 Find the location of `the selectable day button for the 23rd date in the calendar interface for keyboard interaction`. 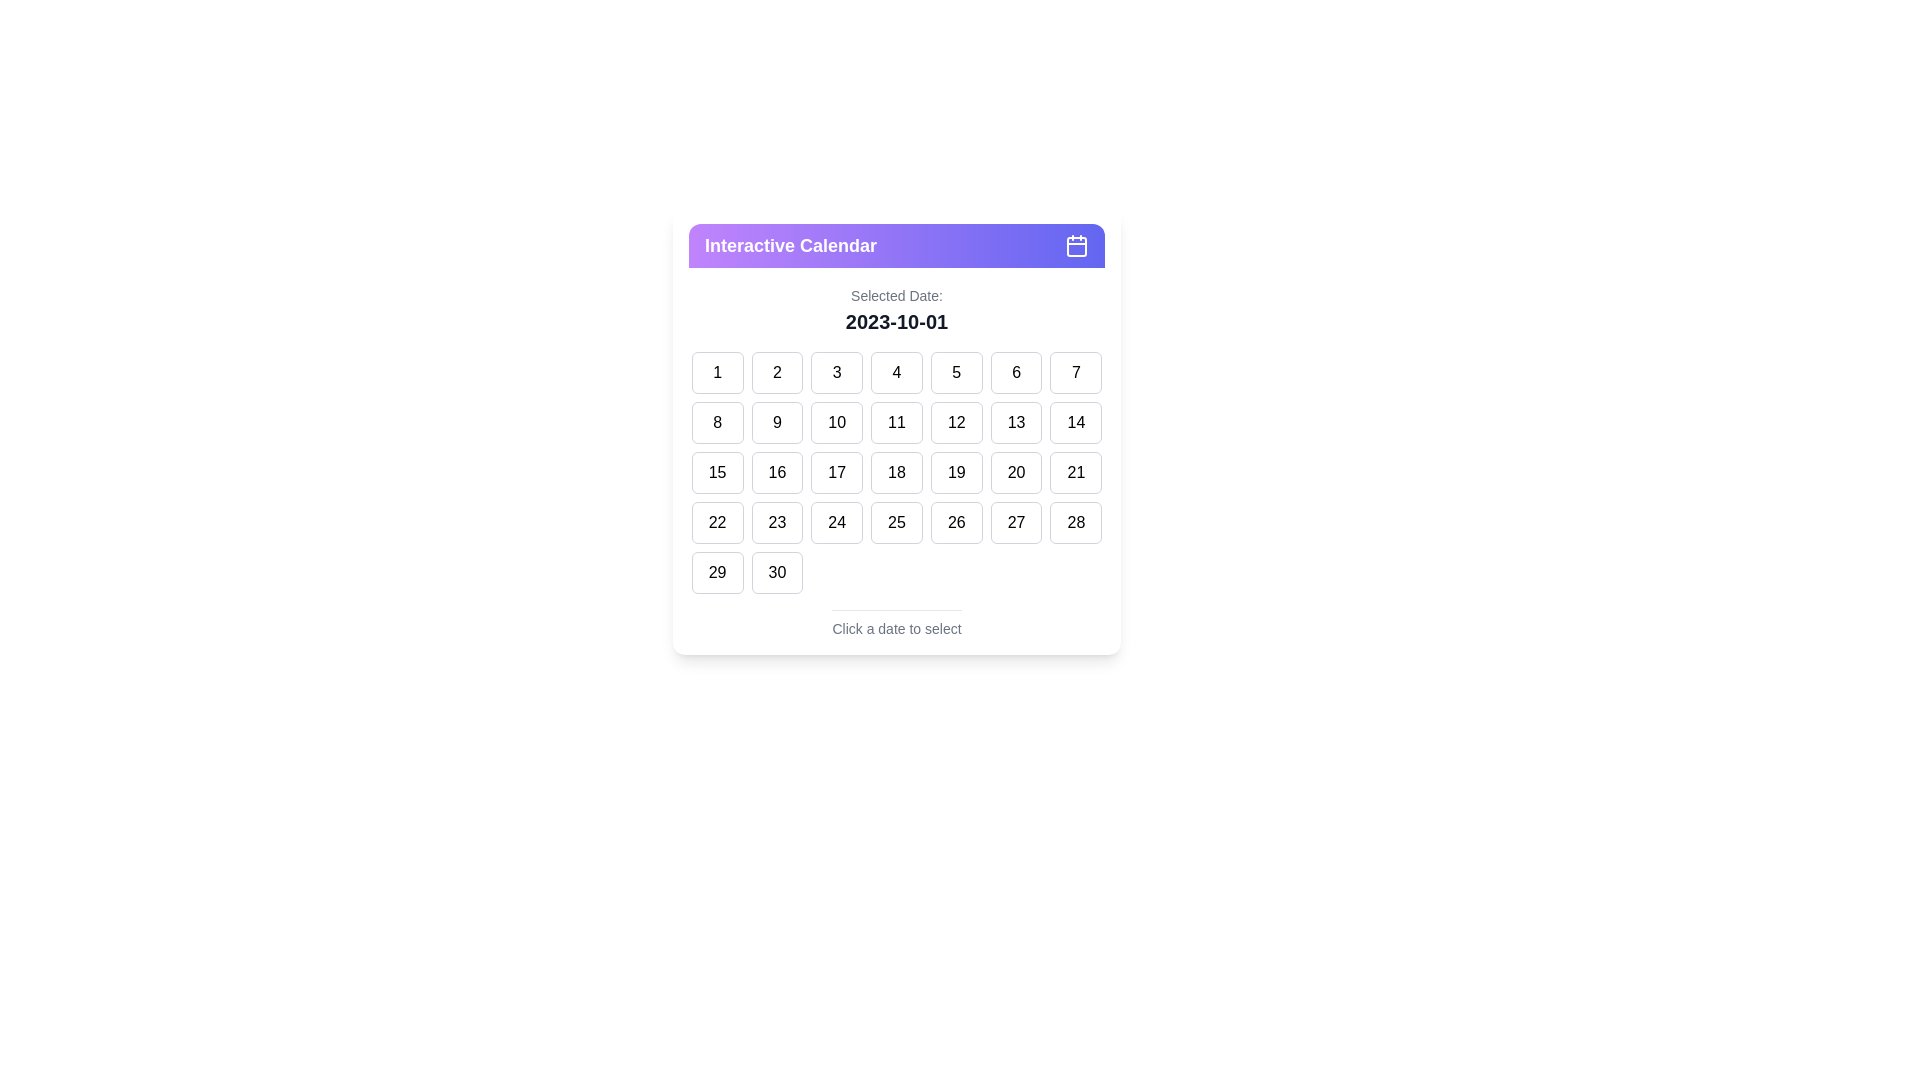

the selectable day button for the 23rd date in the calendar interface for keyboard interaction is located at coordinates (776, 522).